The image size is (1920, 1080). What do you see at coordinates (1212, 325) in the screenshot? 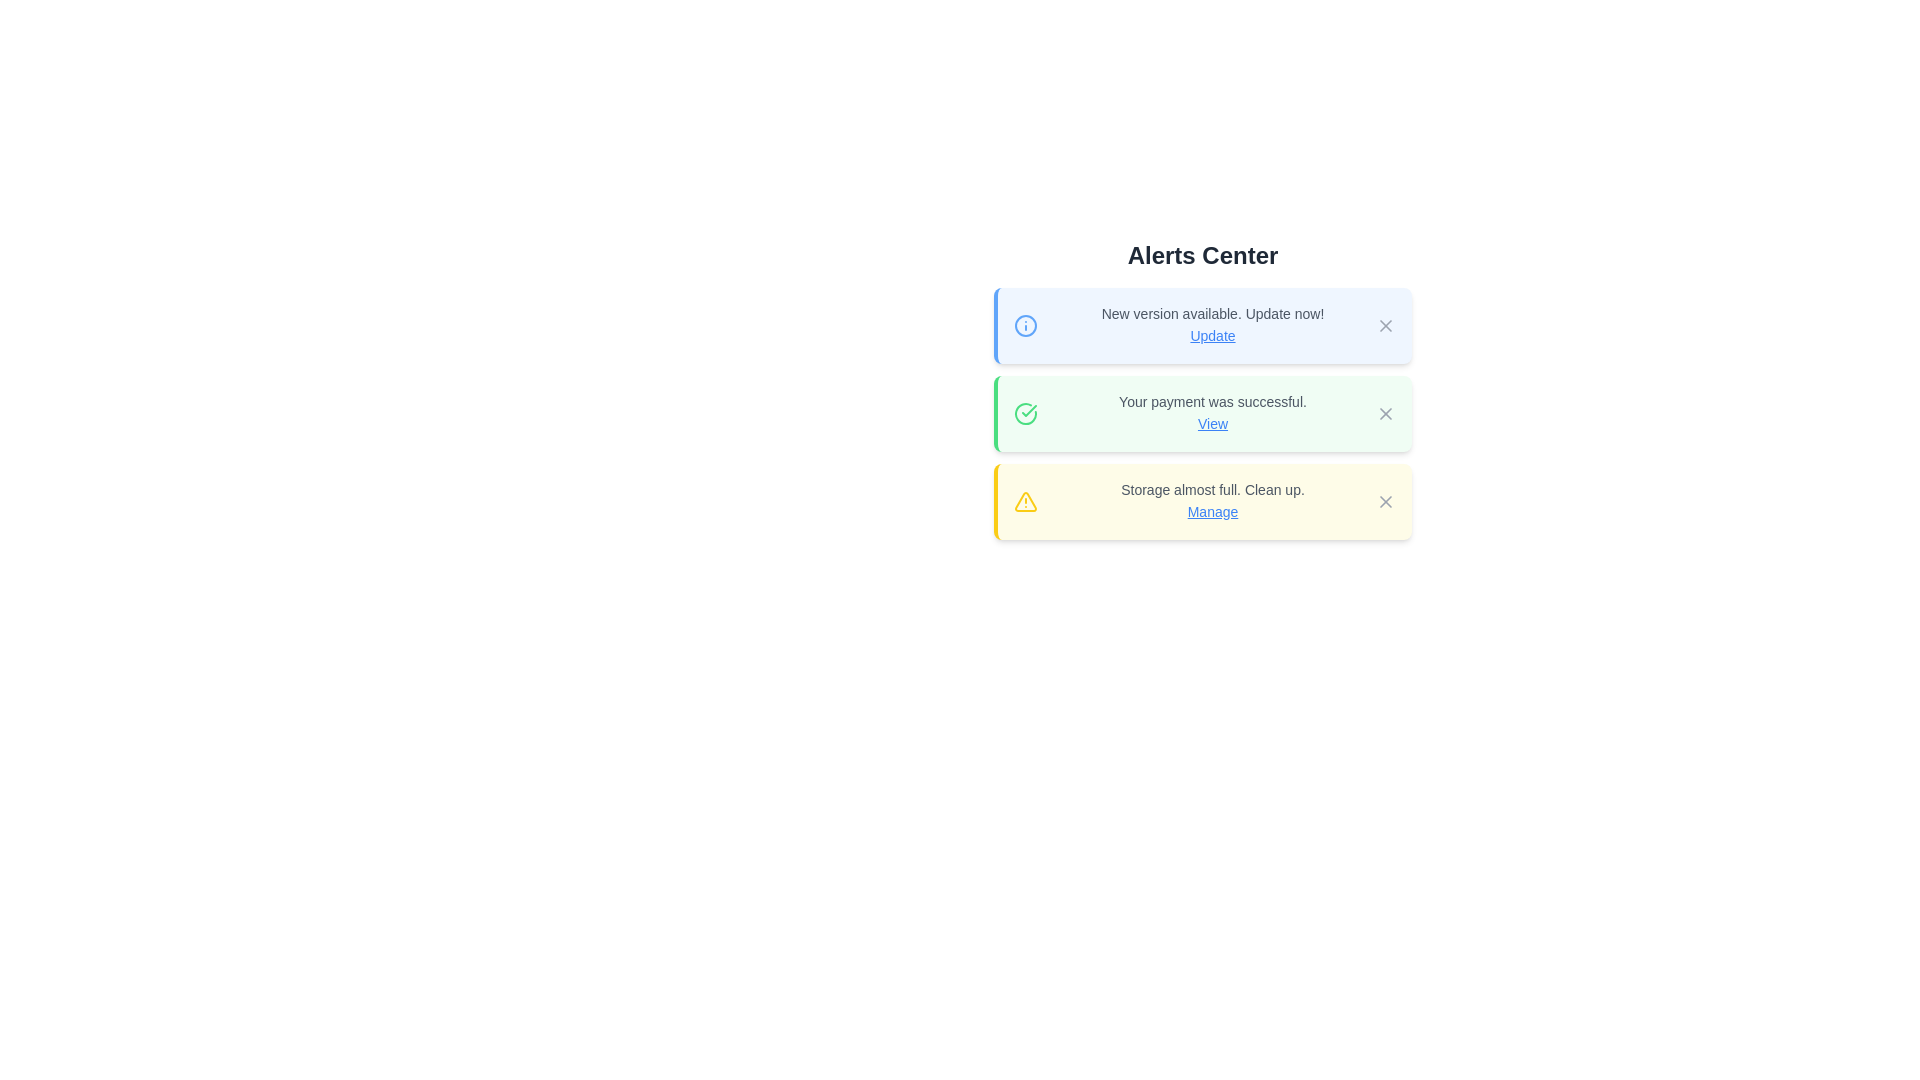
I see `Notification message about the new update located in the Alerts Center, which is the uppermost alert card and contains an actionable link labeled 'Update'` at bounding box center [1212, 325].